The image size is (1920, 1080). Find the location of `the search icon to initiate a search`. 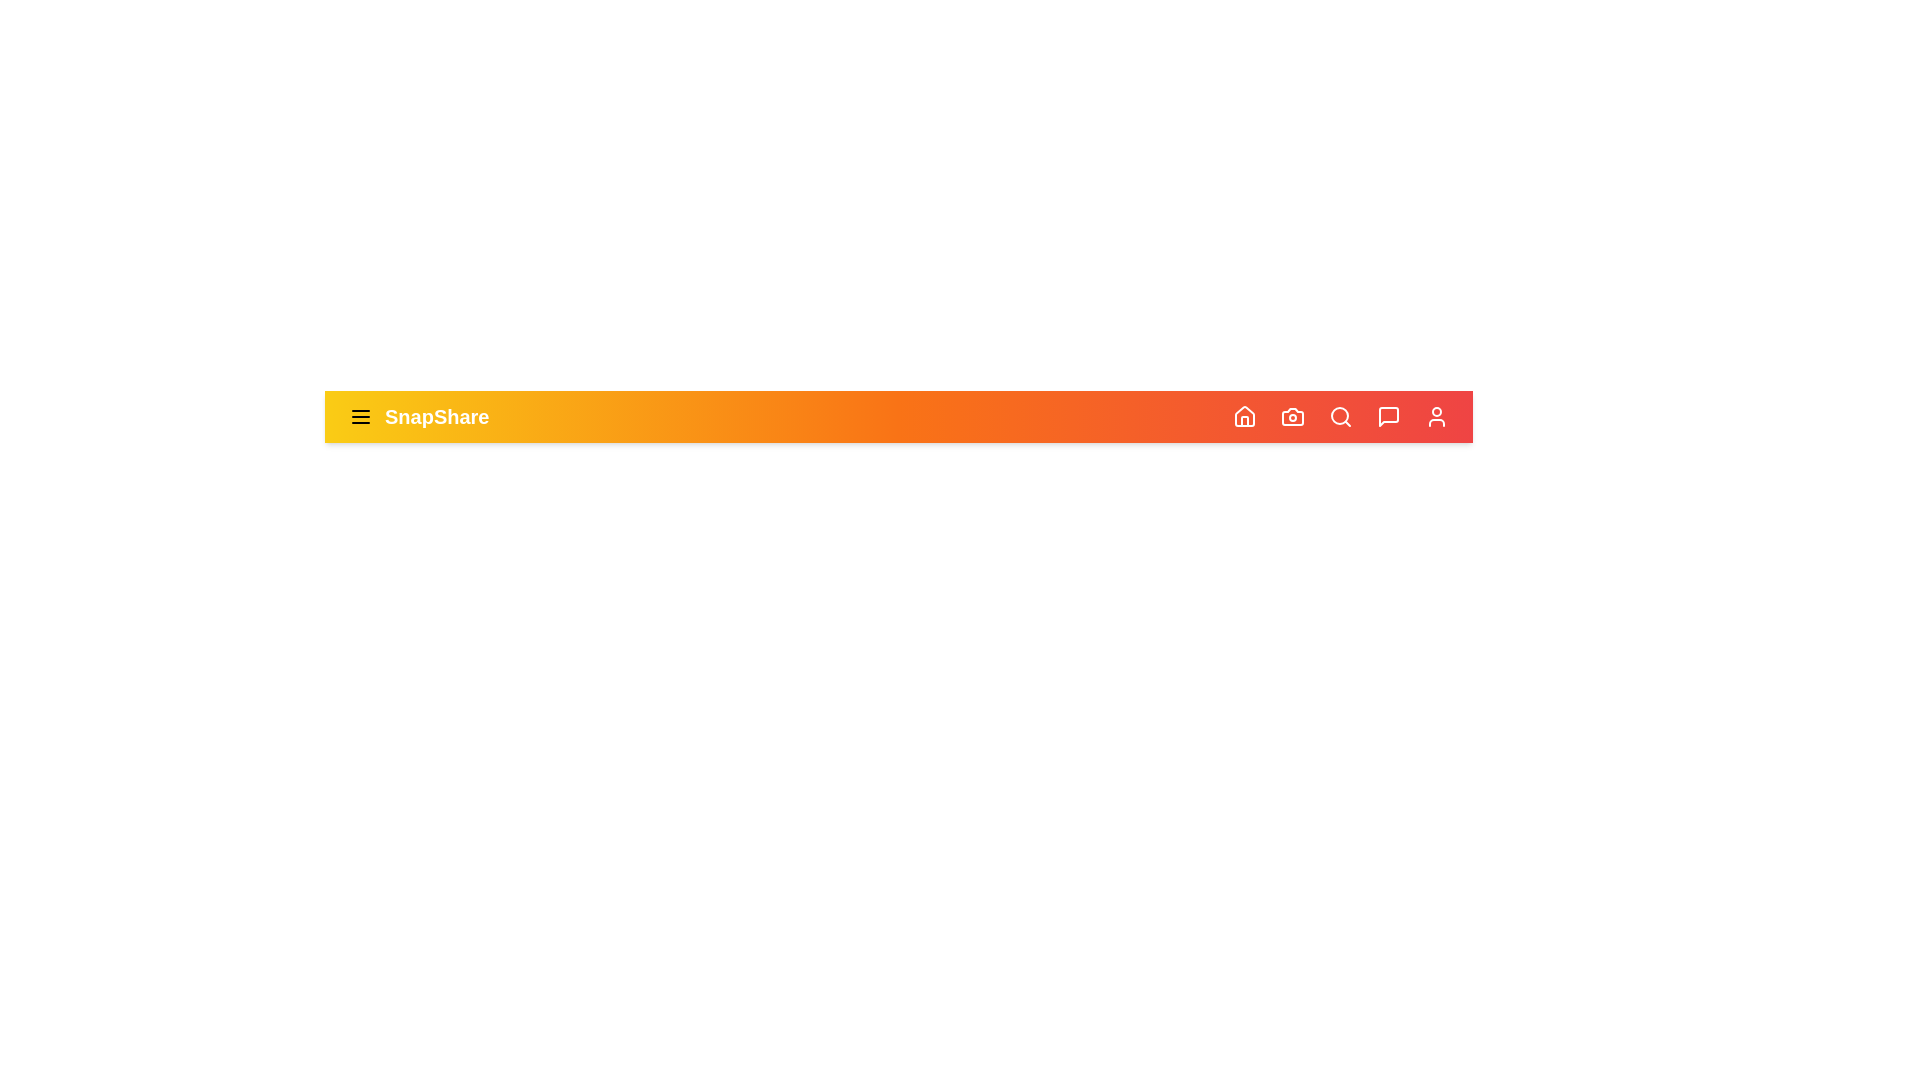

the search icon to initiate a search is located at coordinates (1340, 415).